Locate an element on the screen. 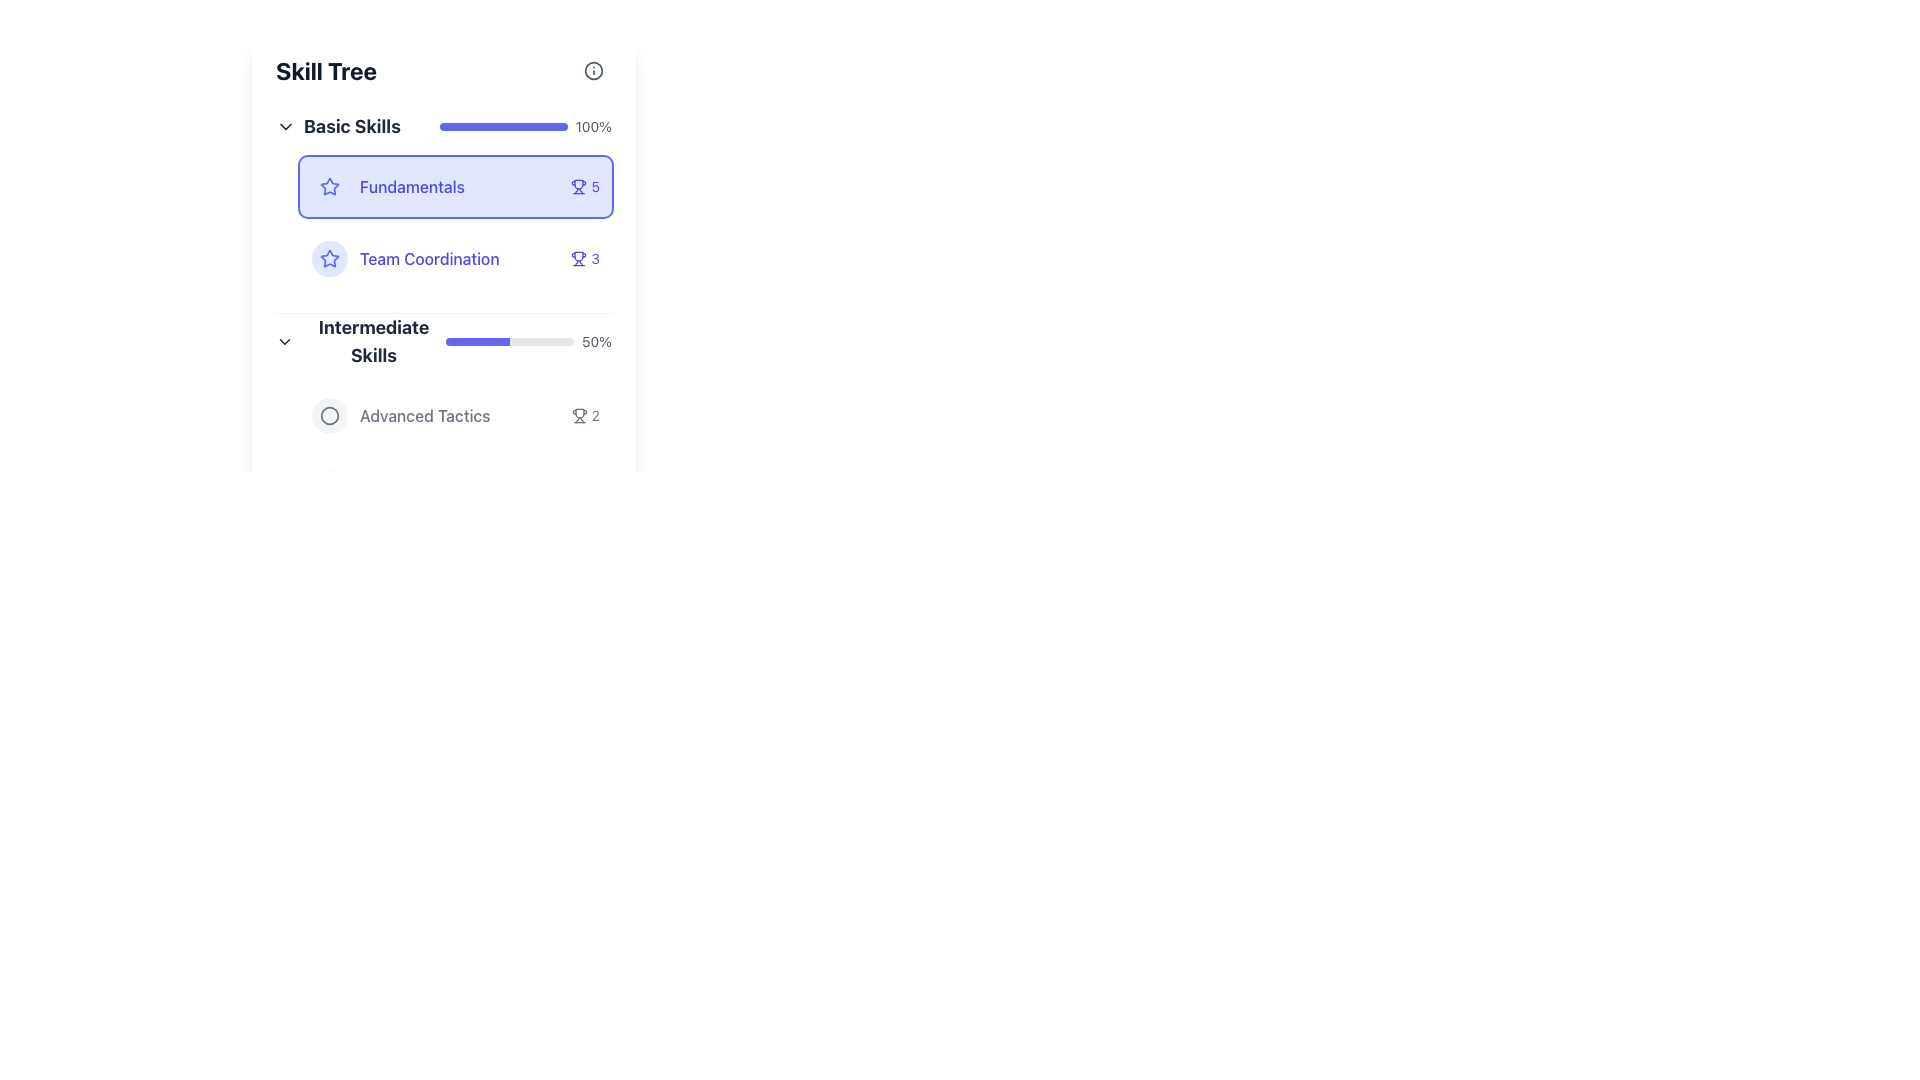 This screenshot has height=1080, width=1920. the circular button with an information icon located at the top-right corner of the 'Skill Tree' section is located at coordinates (593, 69).